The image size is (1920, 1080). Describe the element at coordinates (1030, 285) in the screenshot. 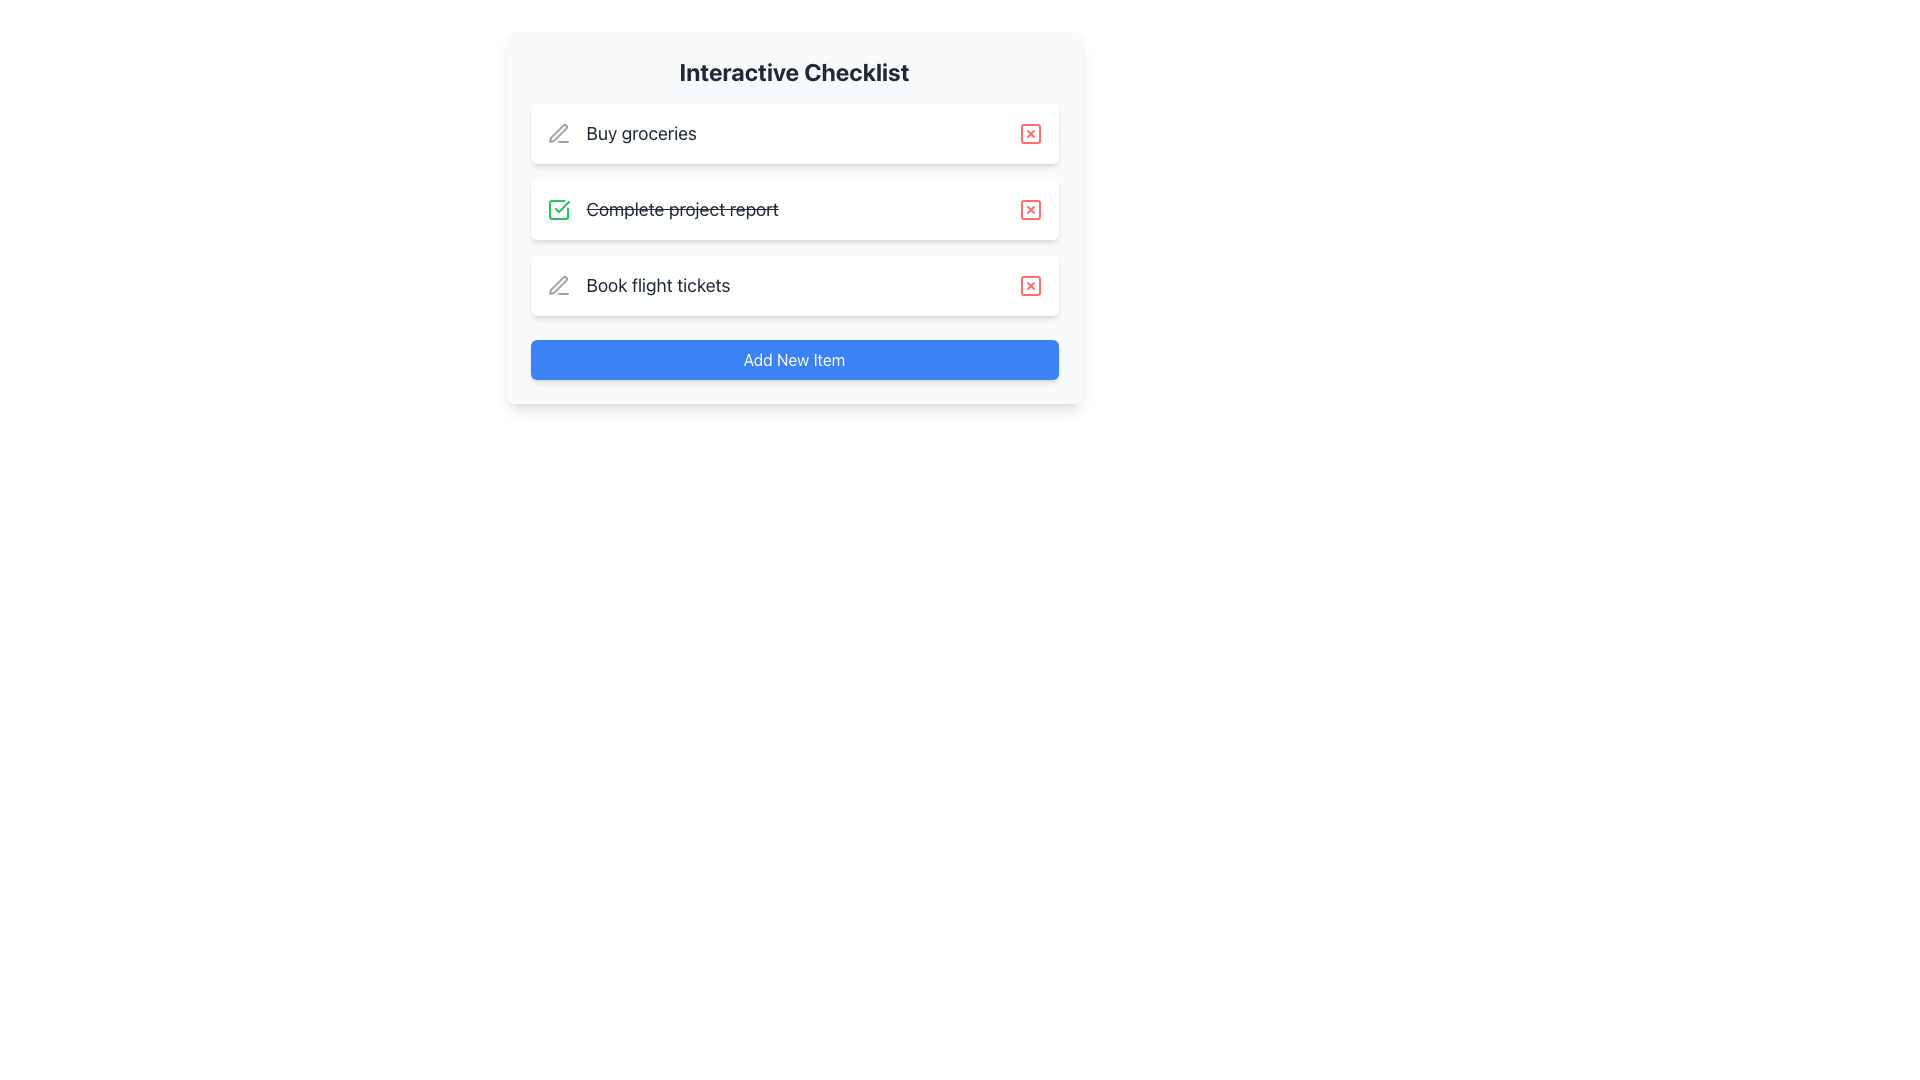

I see `the delete button located at the rightmost position in the 'Book flight tickets' row of the checklist interface` at that location.